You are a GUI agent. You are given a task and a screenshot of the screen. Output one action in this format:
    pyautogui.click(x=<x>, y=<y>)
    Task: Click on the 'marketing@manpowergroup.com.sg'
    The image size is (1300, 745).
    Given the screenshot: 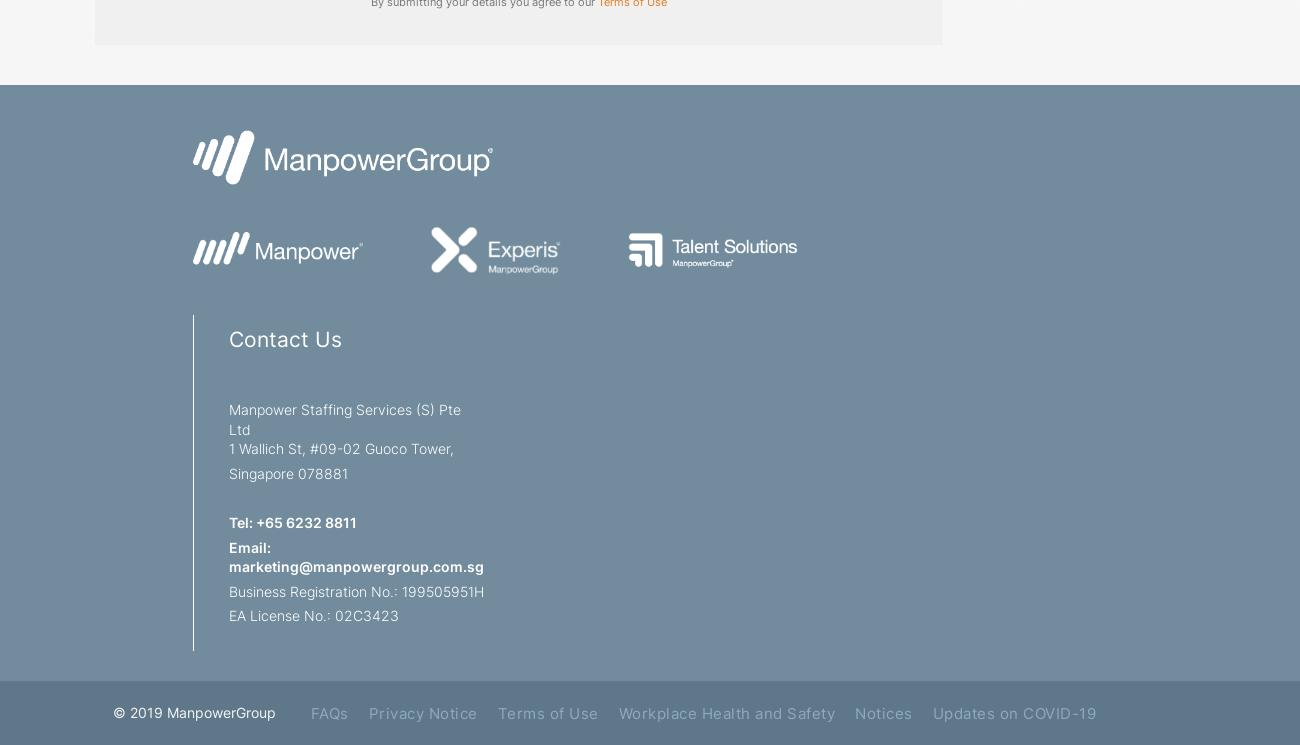 What is the action you would take?
    pyautogui.click(x=355, y=566)
    